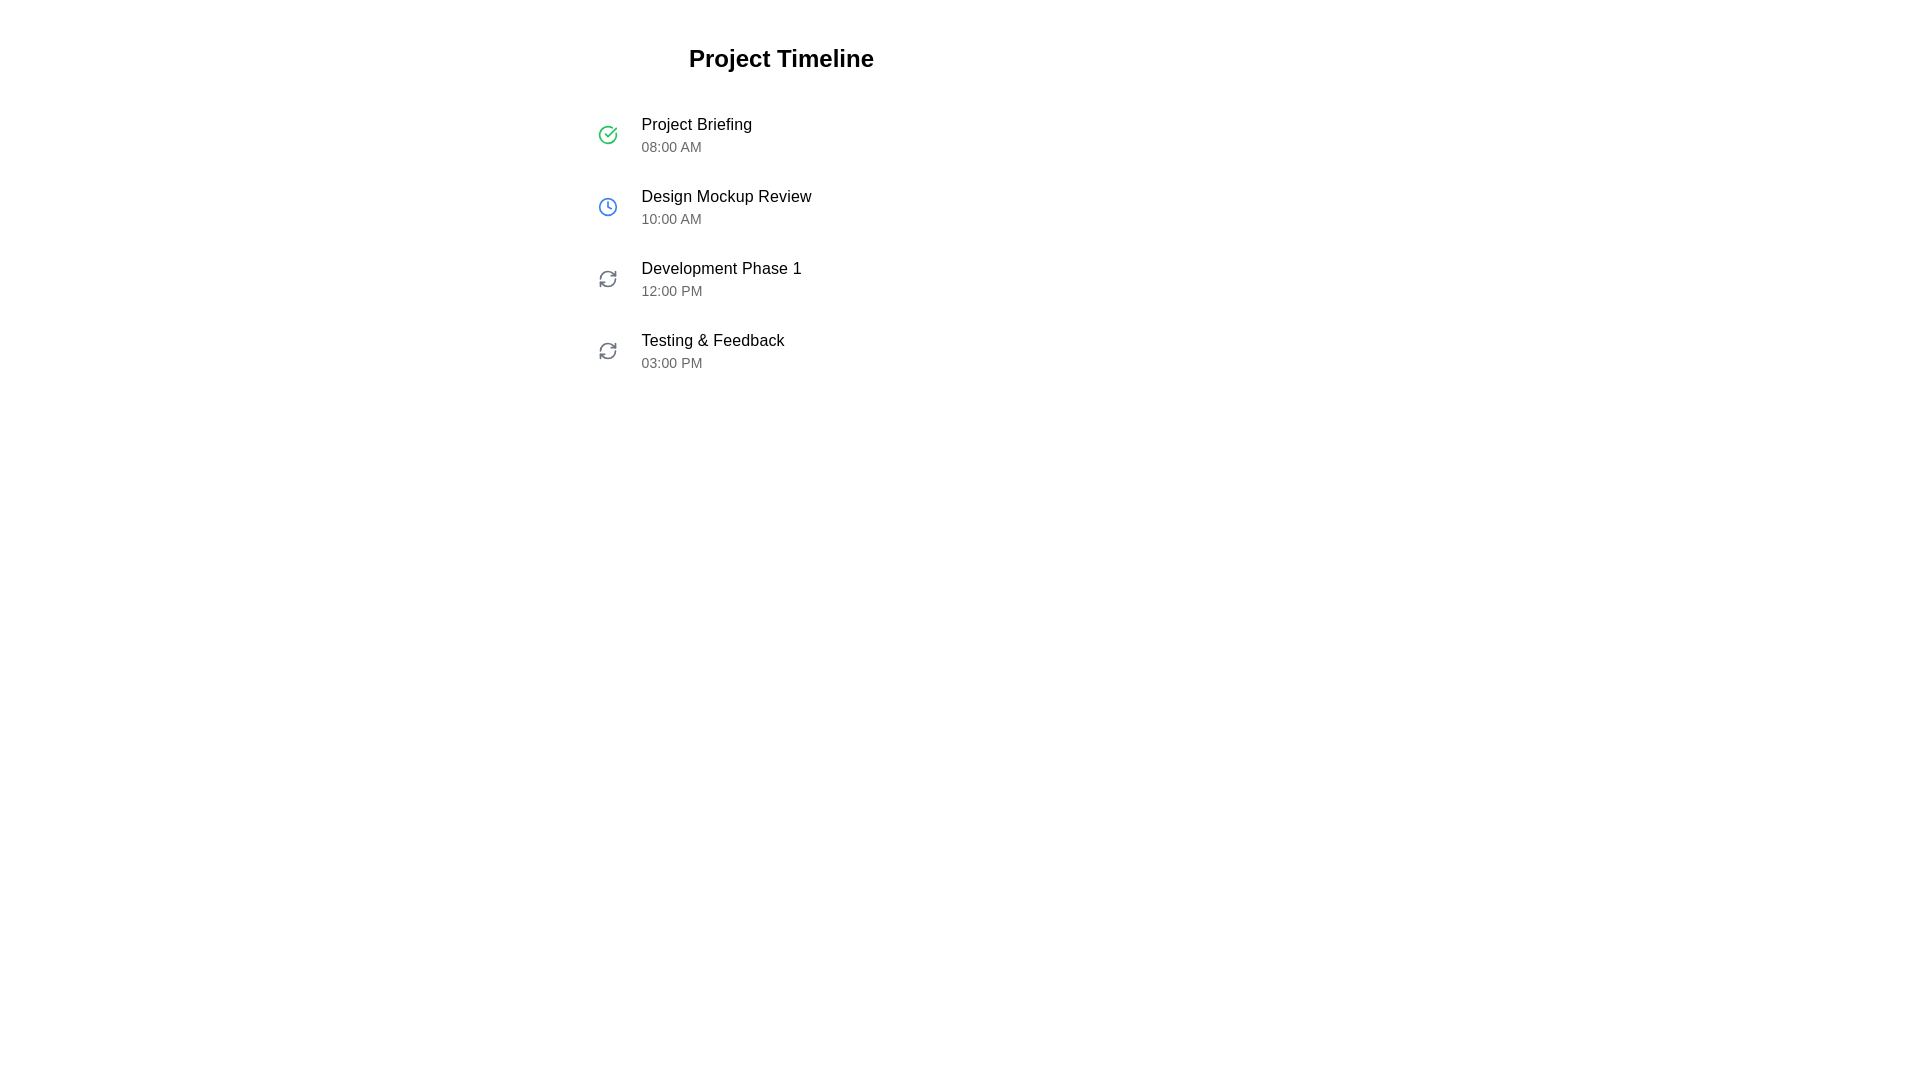 The width and height of the screenshot is (1920, 1080). I want to click on the second item in the vertical timeline, which is a text block providing details about a scheduled task or event, to retrieve more information, so click(807, 207).